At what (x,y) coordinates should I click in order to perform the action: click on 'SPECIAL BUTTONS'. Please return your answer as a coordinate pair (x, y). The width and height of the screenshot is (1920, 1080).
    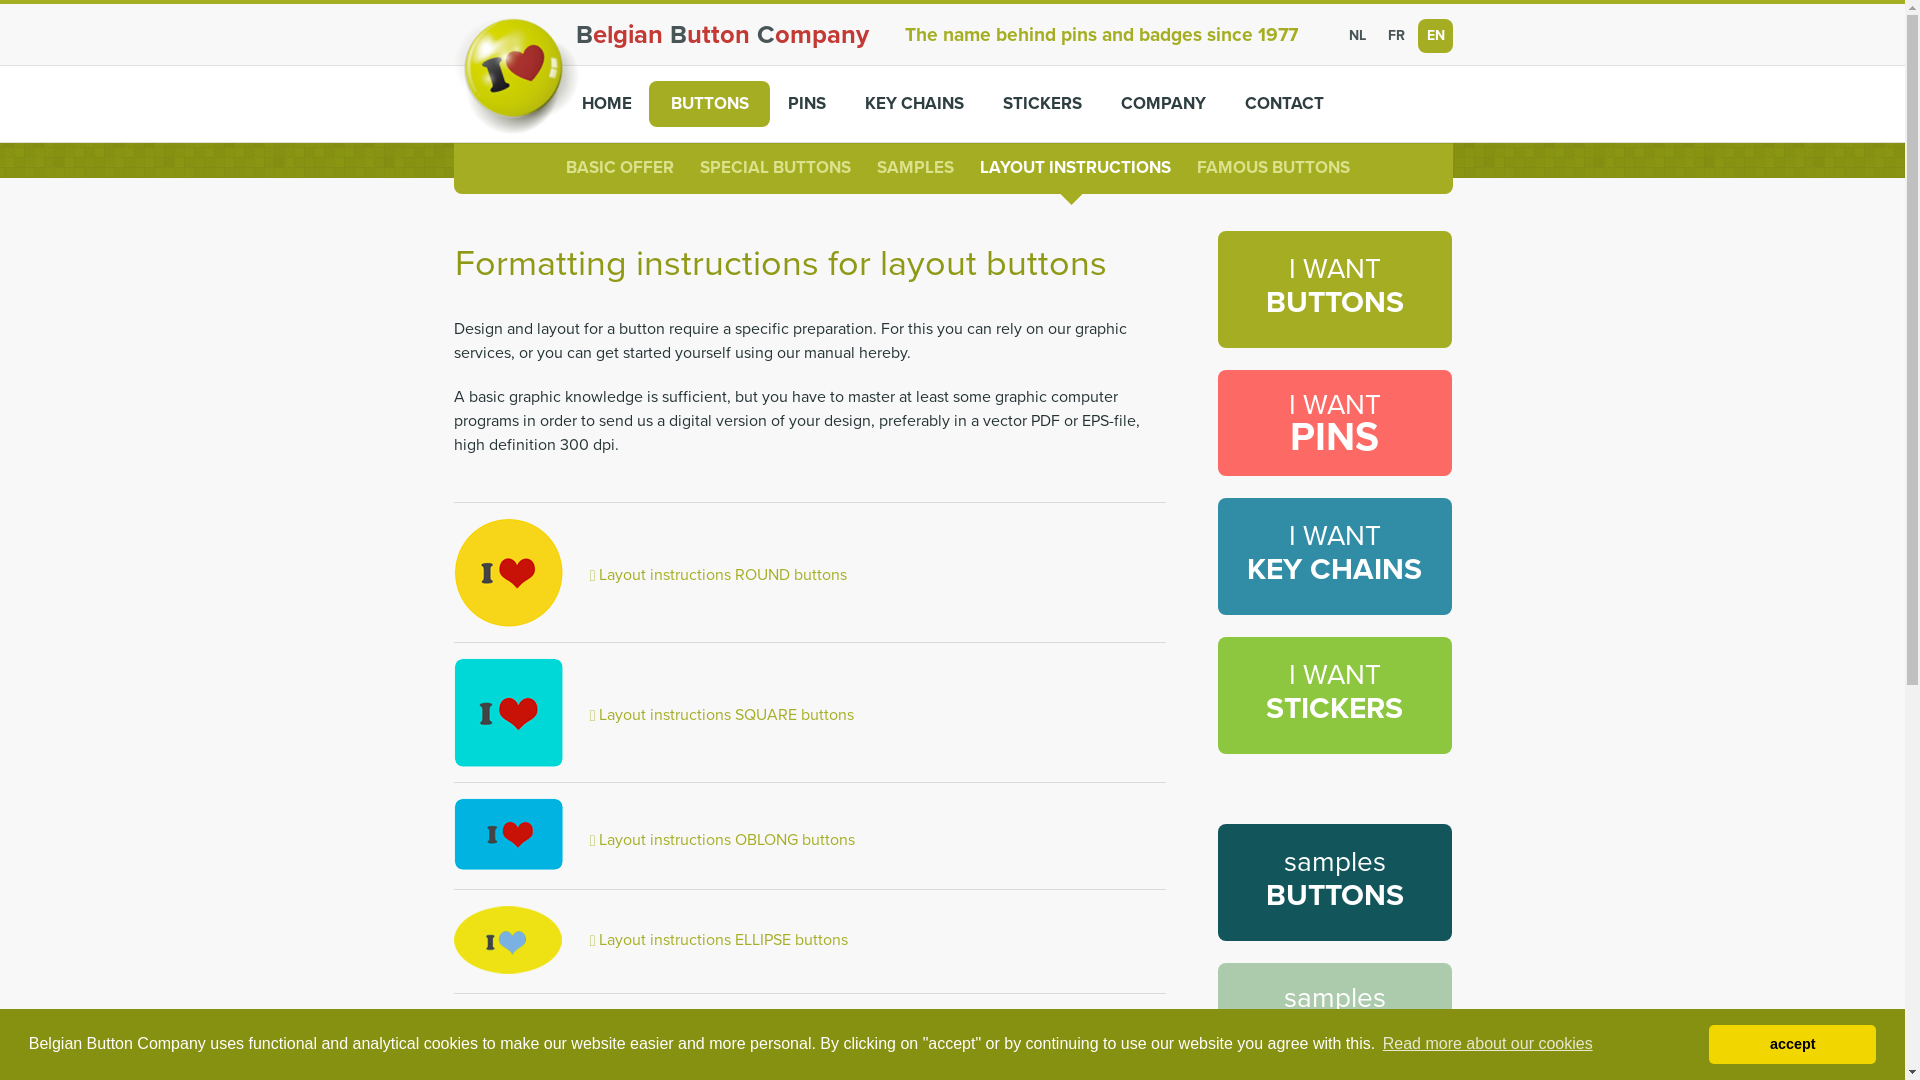
    Looking at the image, I should click on (774, 167).